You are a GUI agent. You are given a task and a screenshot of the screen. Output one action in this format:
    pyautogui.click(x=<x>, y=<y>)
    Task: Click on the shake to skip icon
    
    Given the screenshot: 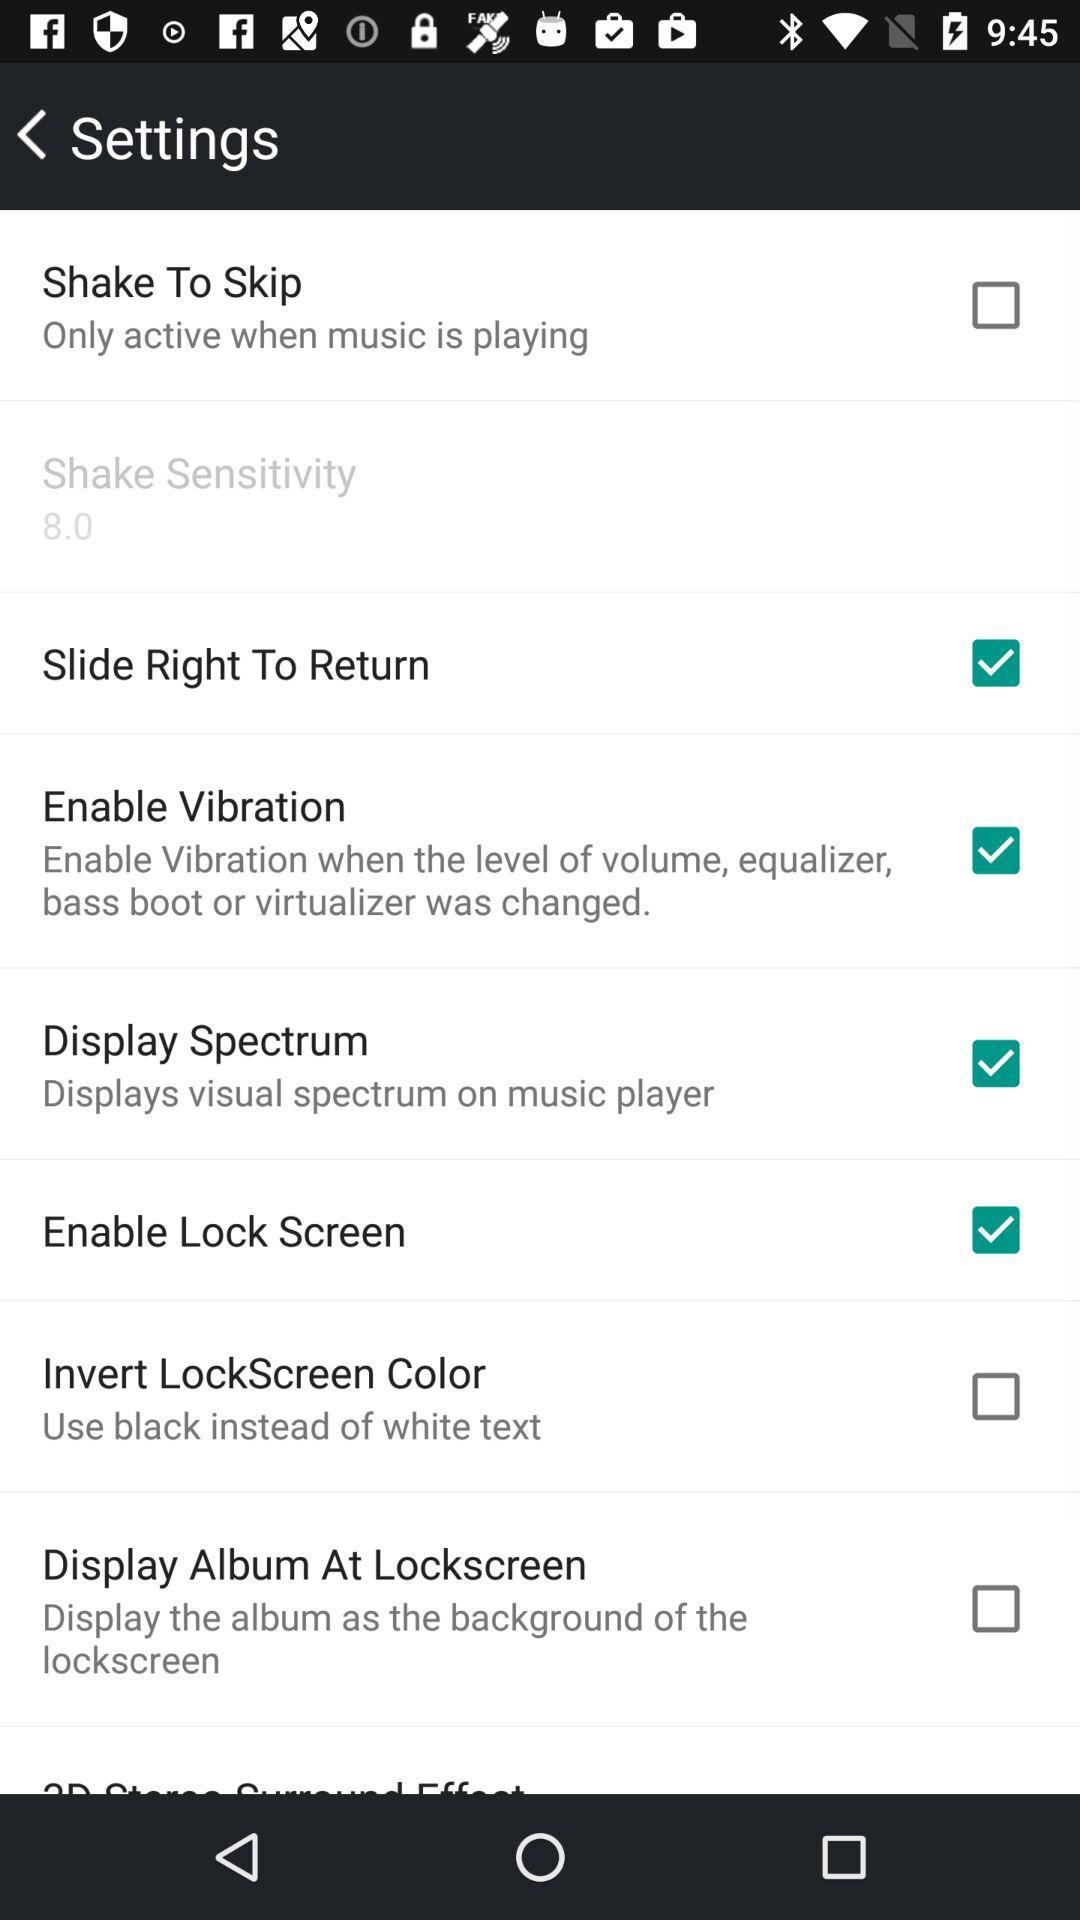 What is the action you would take?
    pyautogui.click(x=171, y=279)
    